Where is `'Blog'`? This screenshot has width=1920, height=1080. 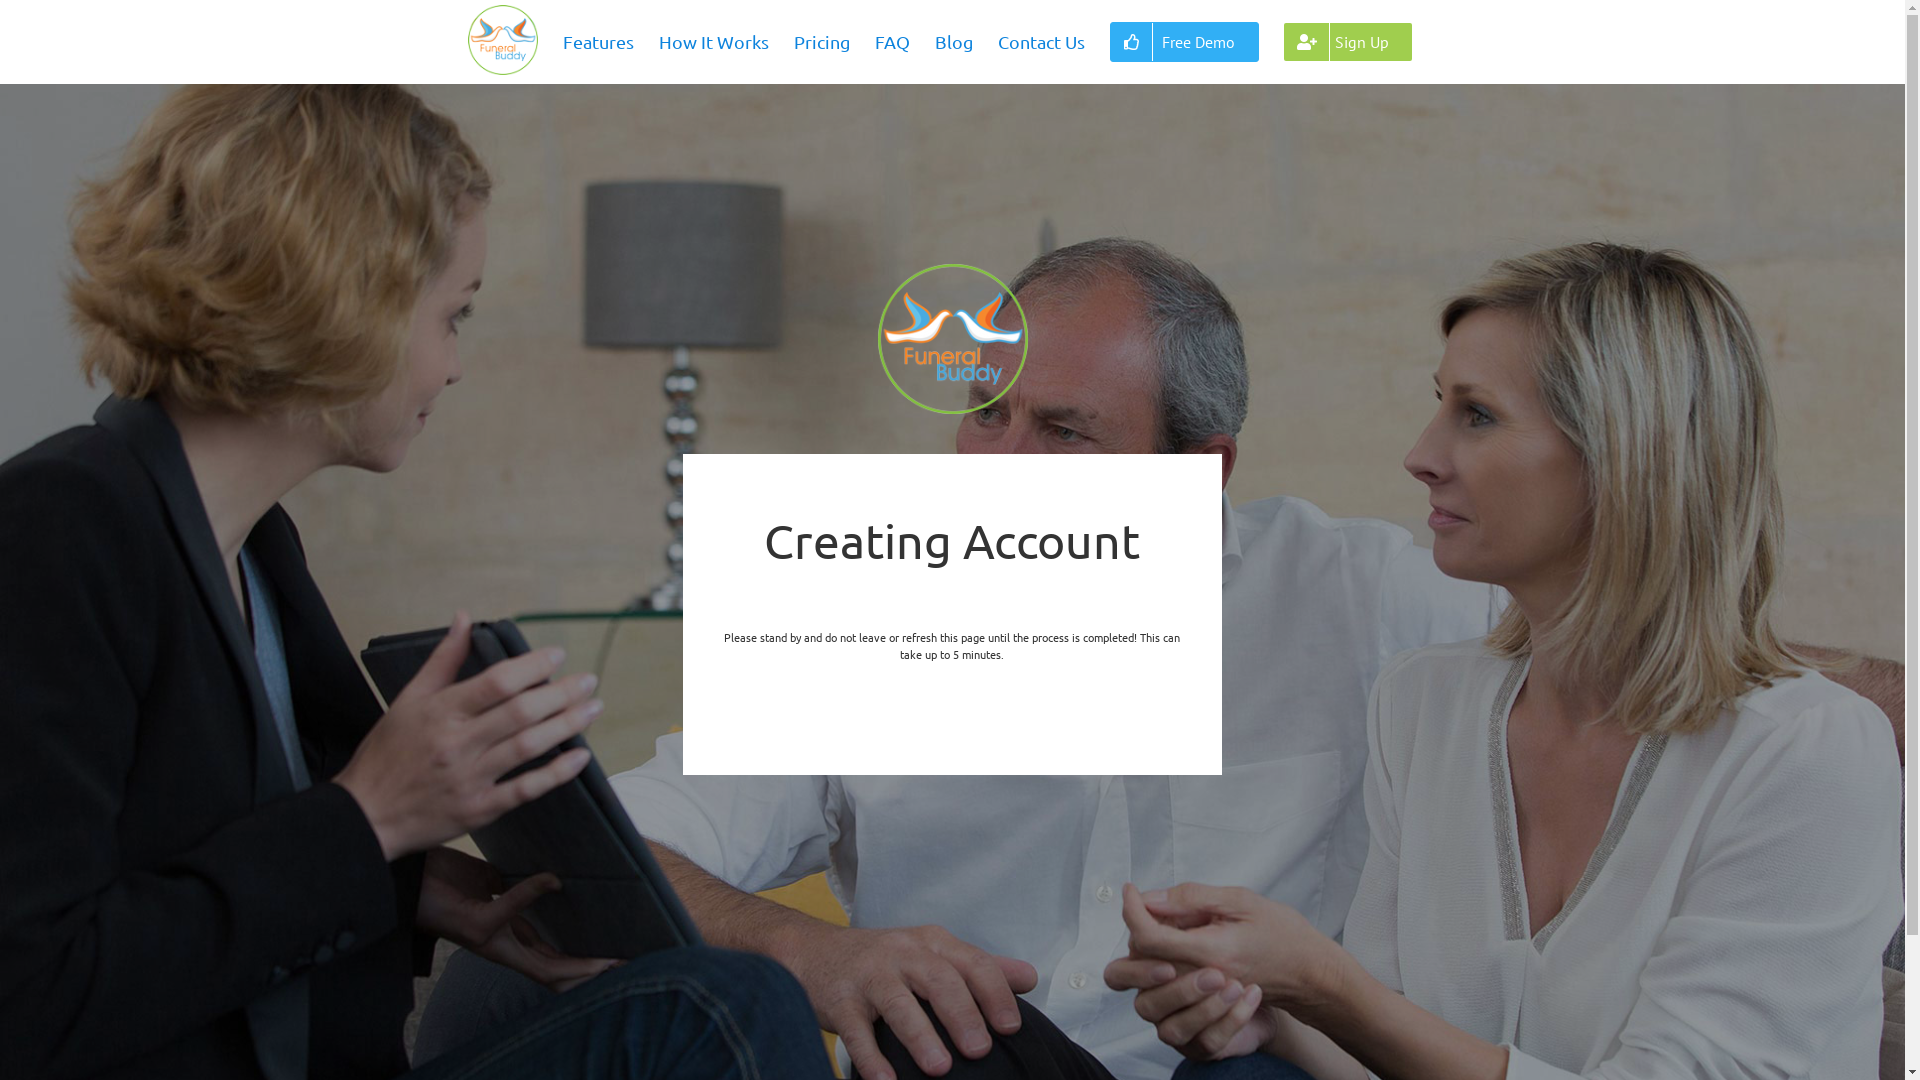
'Blog' is located at coordinates (953, 42).